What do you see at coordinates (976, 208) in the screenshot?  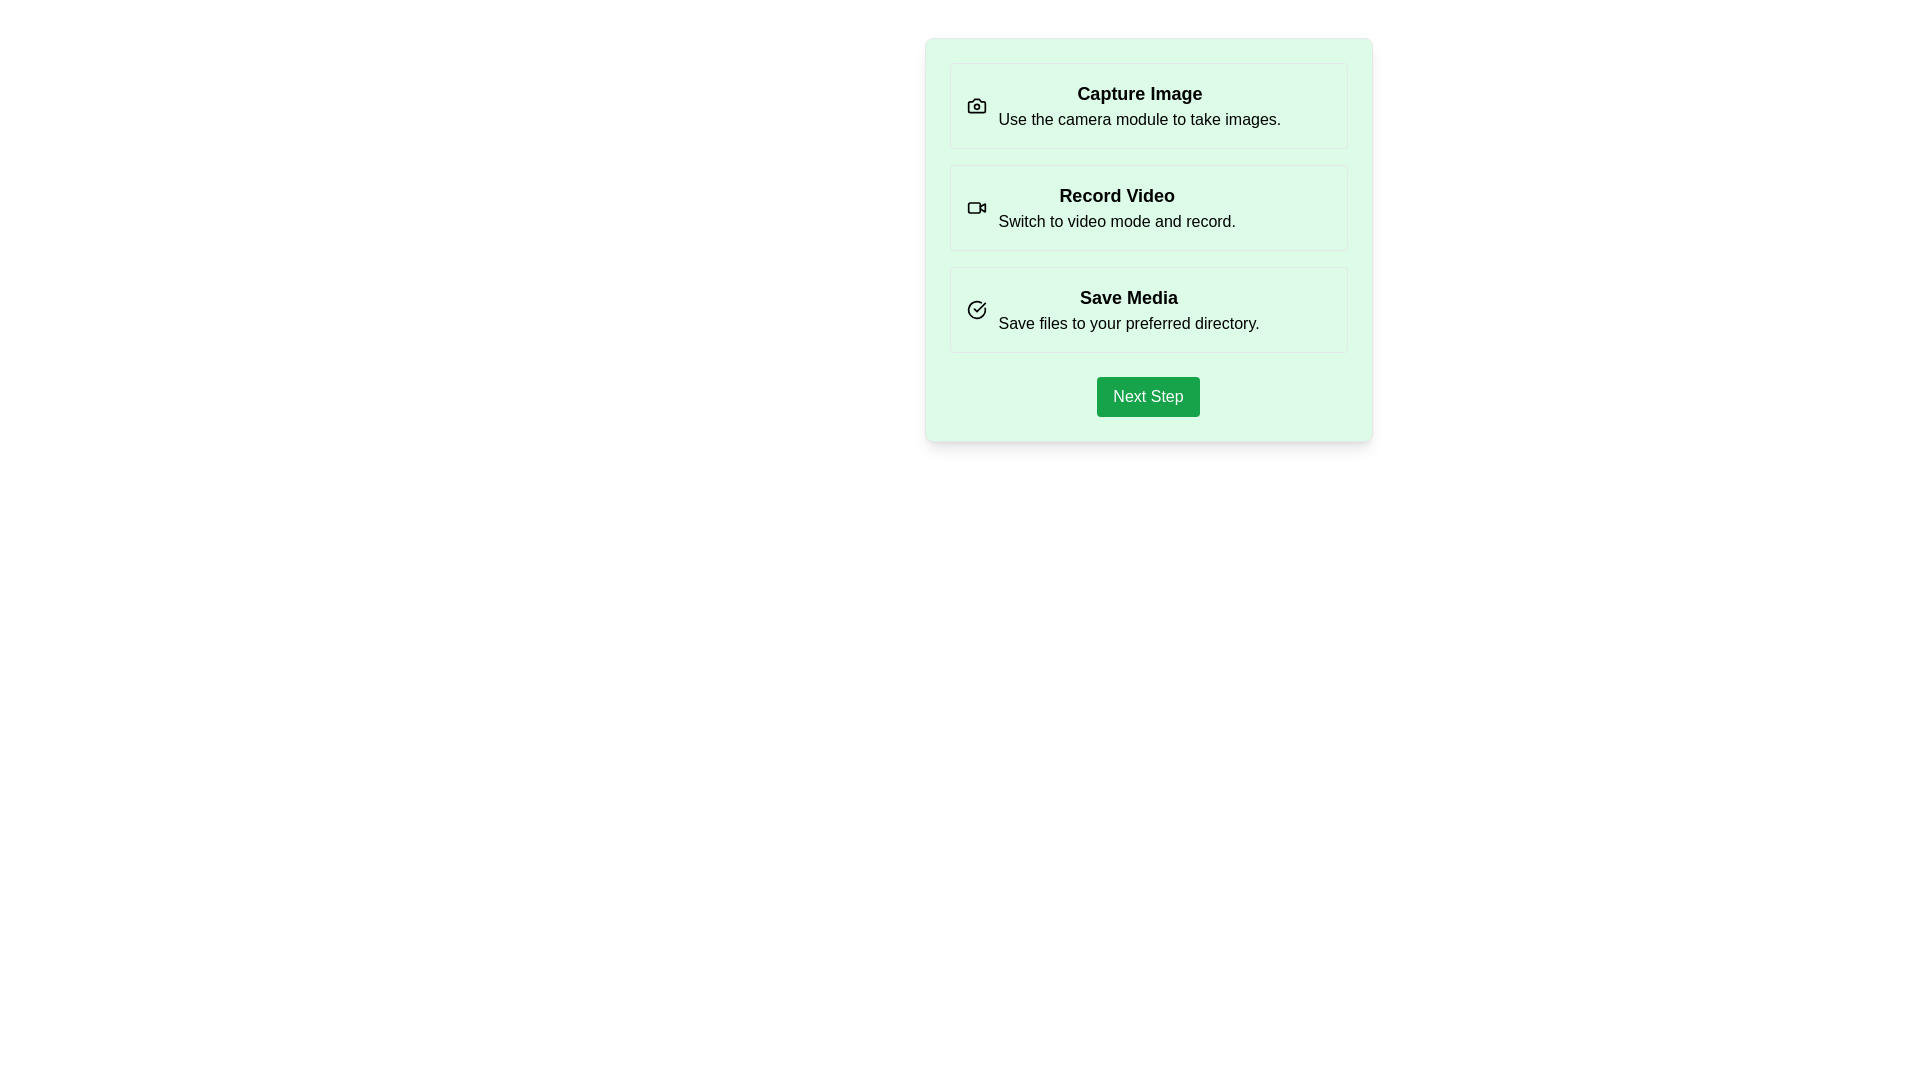 I see `the 'Record Video' icon, which is the first element in the second row of a vertical list of options, positioned to the left of the bold text 'Record Video'` at bounding box center [976, 208].